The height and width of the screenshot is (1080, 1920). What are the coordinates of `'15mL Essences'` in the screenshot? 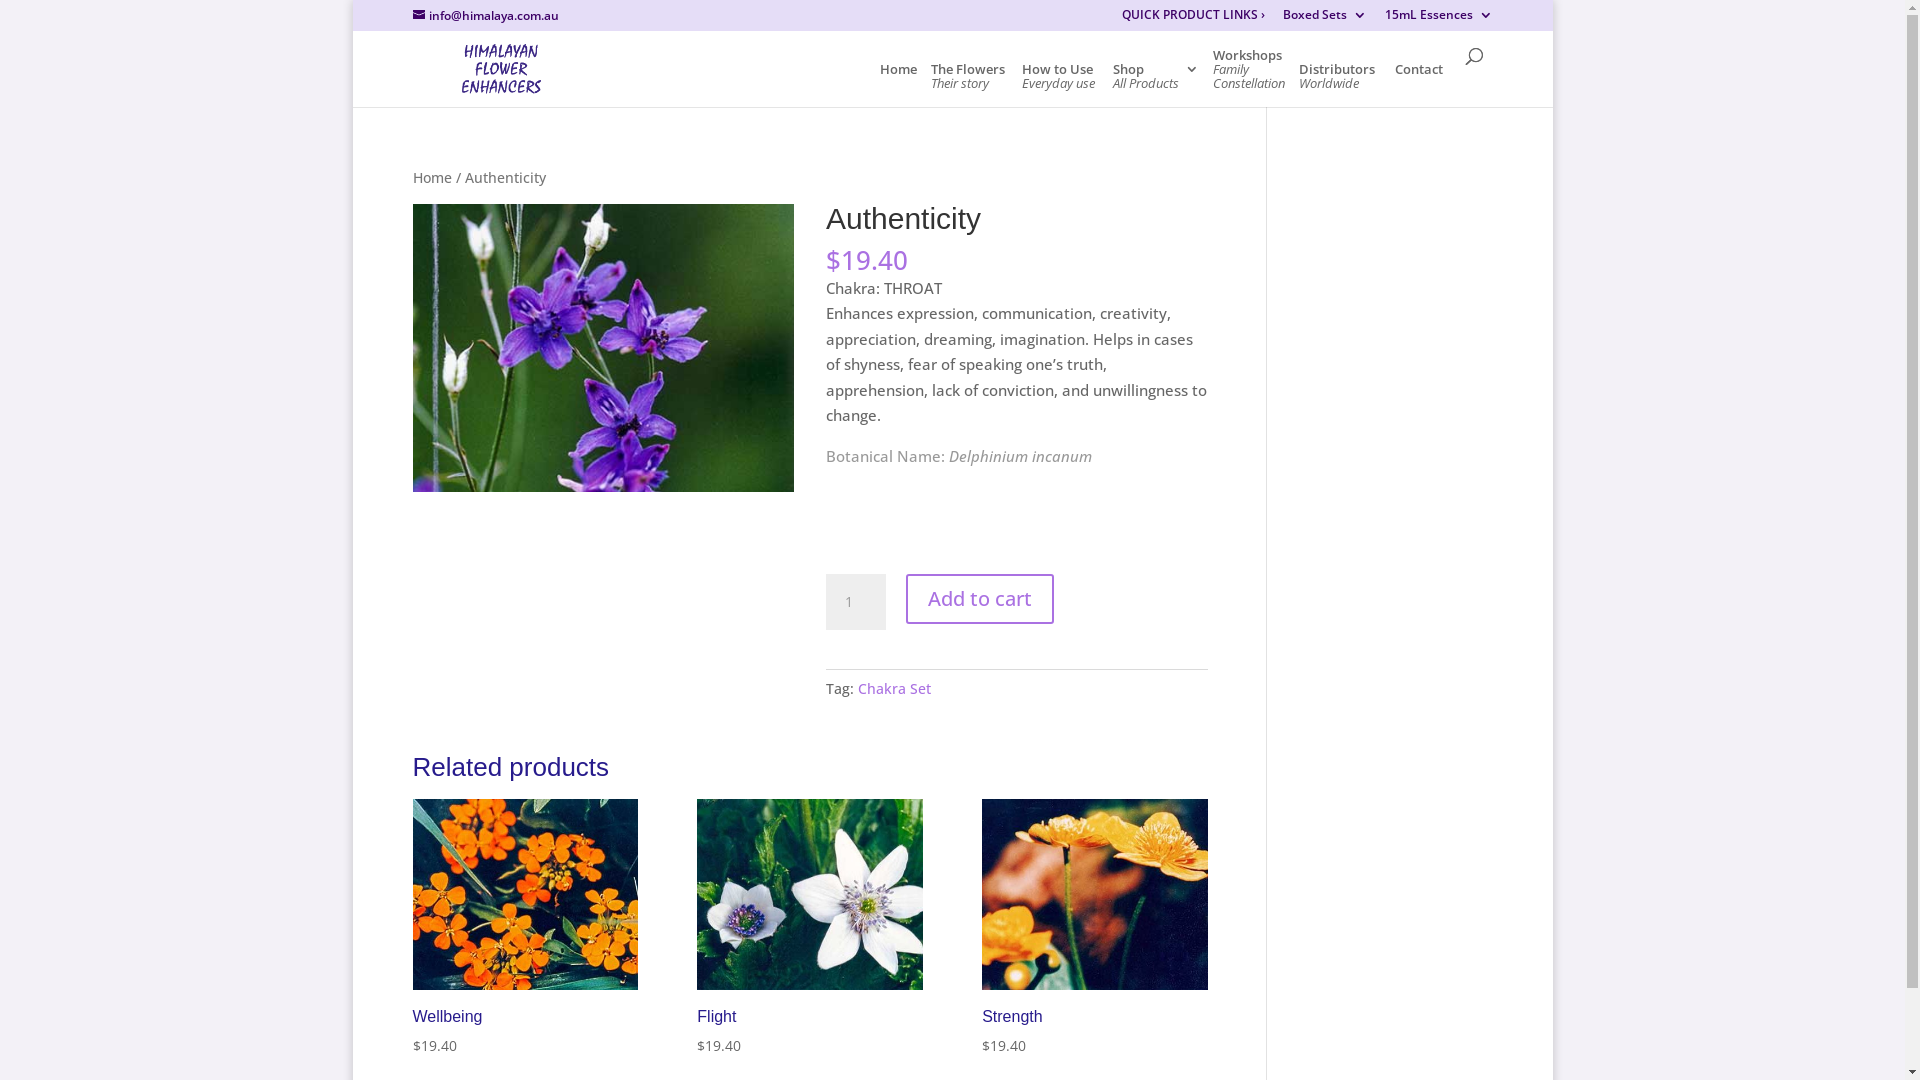 It's located at (1382, 19).